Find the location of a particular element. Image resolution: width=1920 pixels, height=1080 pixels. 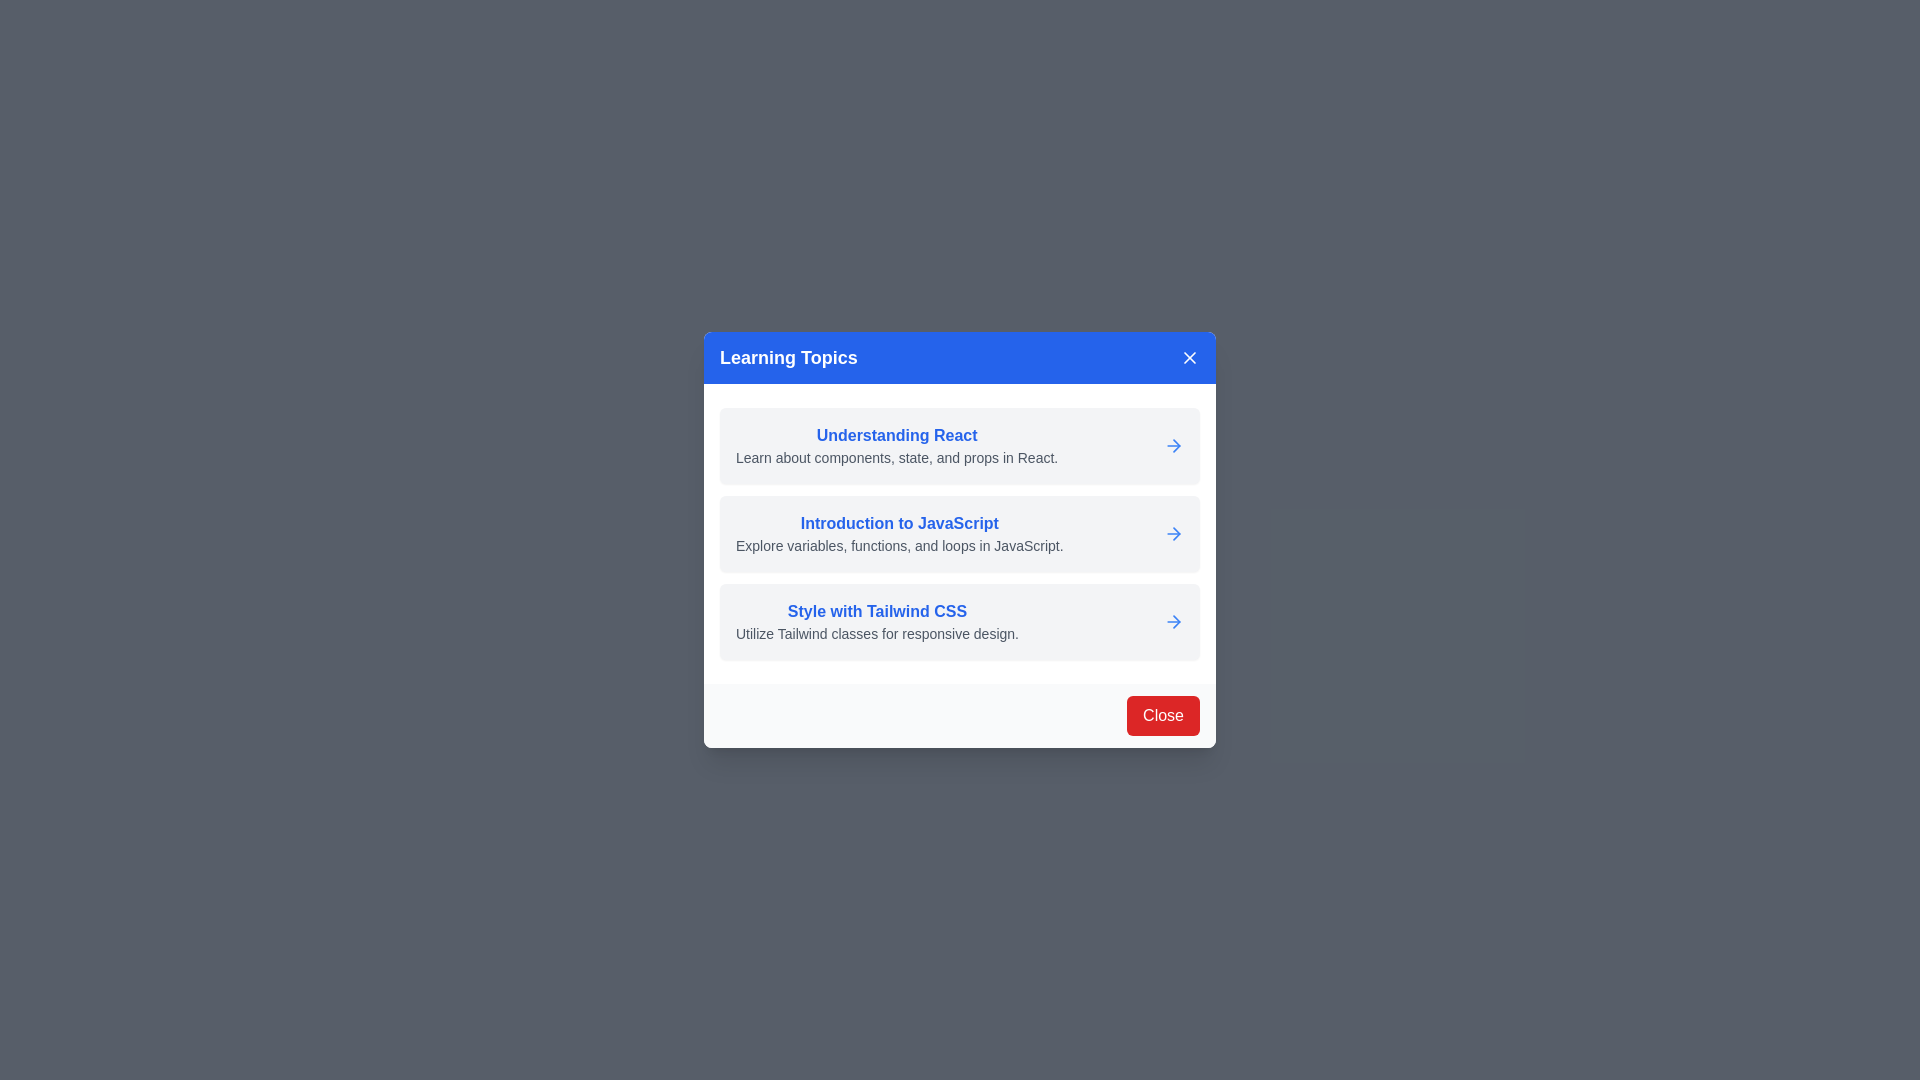

the short diagonal line forming part of the 'X' icon in the header of the 'Learning Topics' card is located at coordinates (1190, 357).